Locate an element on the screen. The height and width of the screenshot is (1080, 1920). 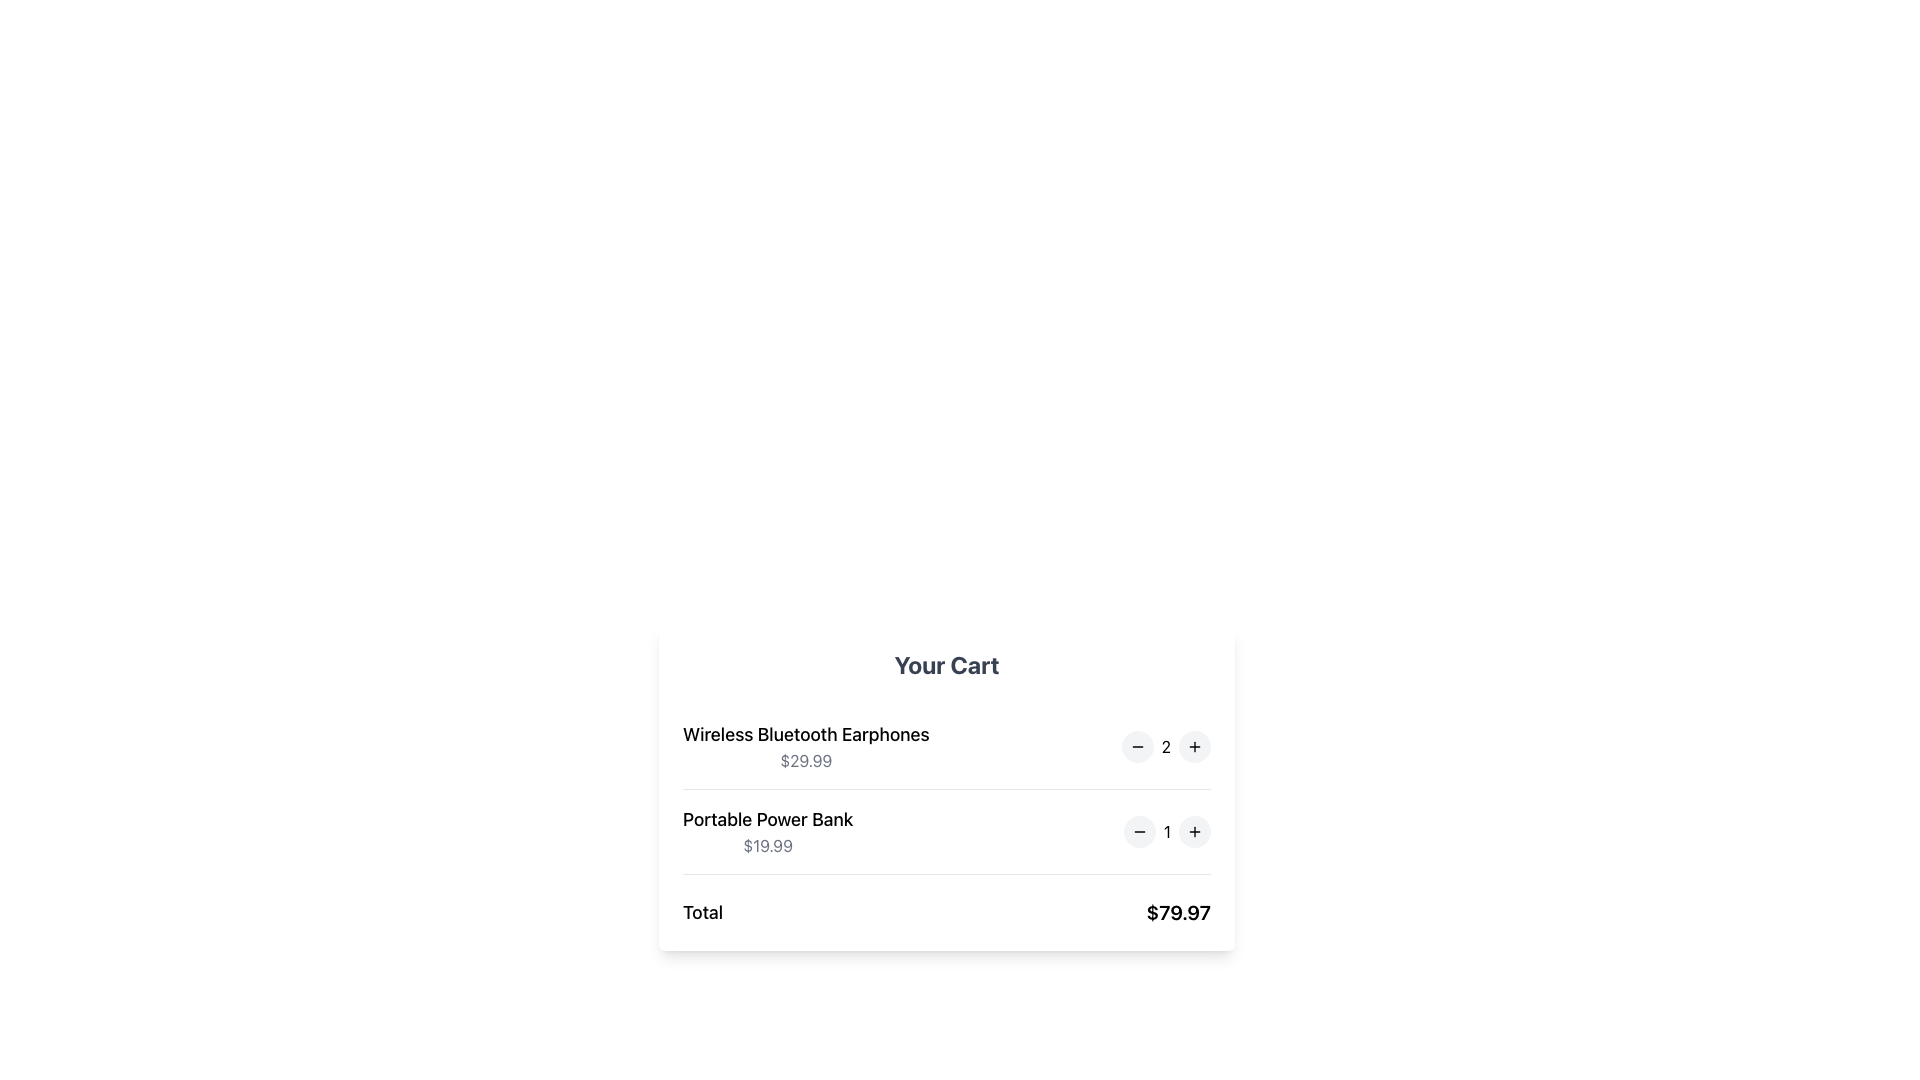
the gray-colored static text displaying the dollar value '$19.99', which is positioned below the product title 'Portable Power Bank' in the cart interface is located at coordinates (767, 845).